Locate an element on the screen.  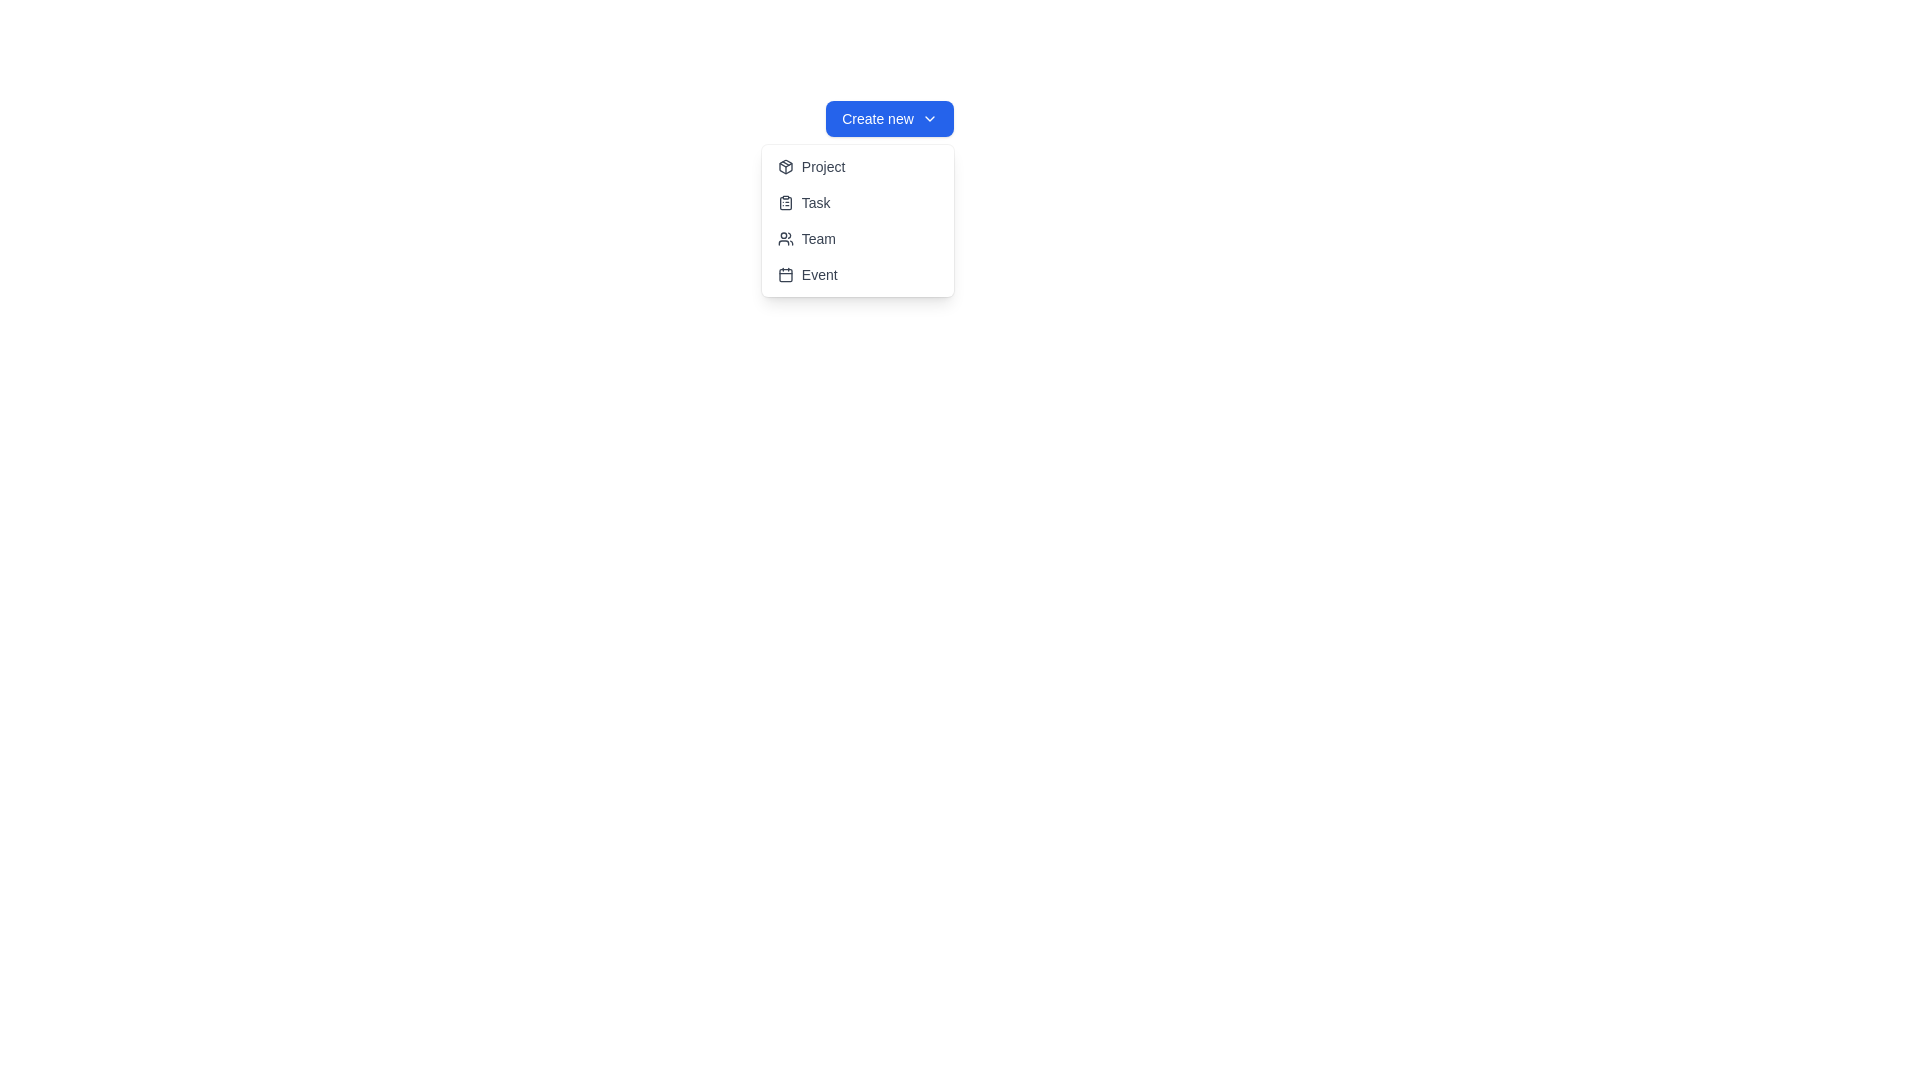
the hexagonal package icon located to the left of the 'Project' text in the first row of the dropdown menu is located at coordinates (784, 165).